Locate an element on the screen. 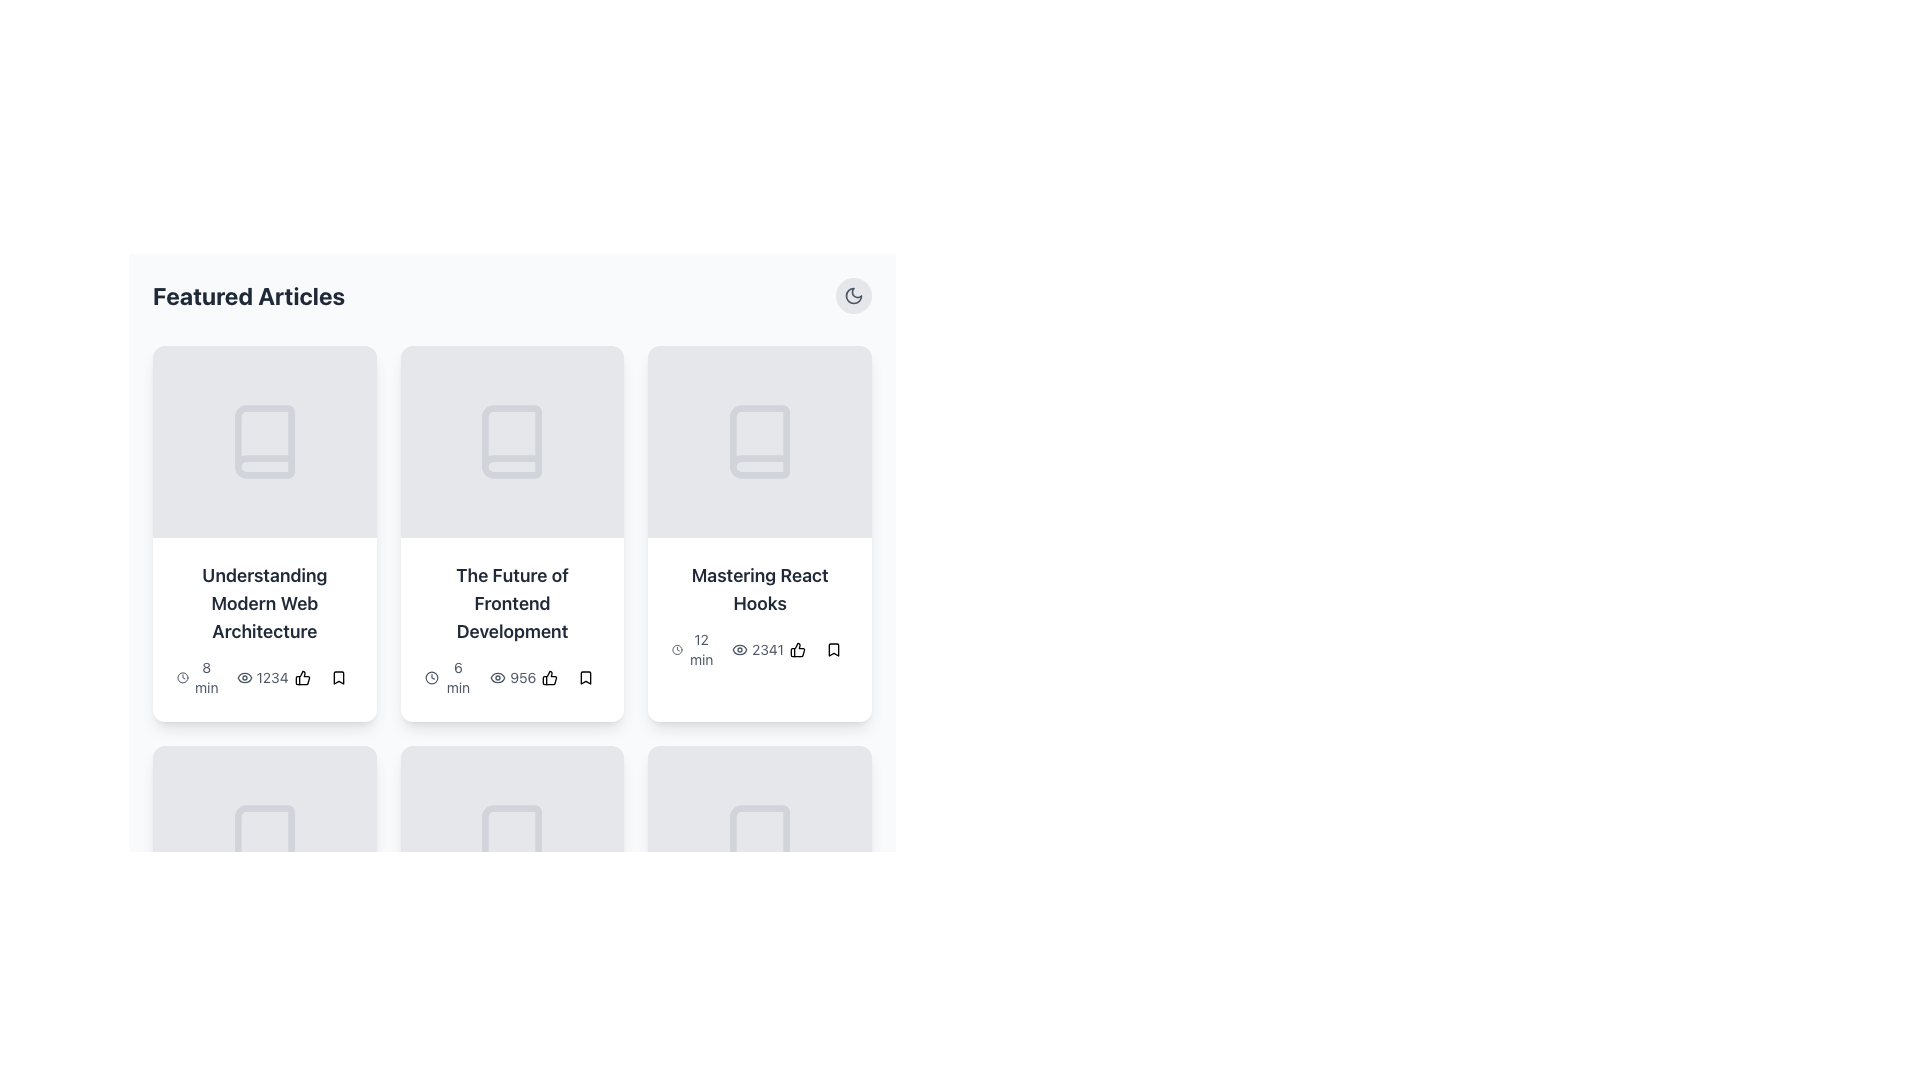 The height and width of the screenshot is (1080, 1920). the bookmark icon in the composite UI element consisting of two buttons with icons located in the lower-right section of the card labeled 'Mastering React Hooks' is located at coordinates (816, 650).